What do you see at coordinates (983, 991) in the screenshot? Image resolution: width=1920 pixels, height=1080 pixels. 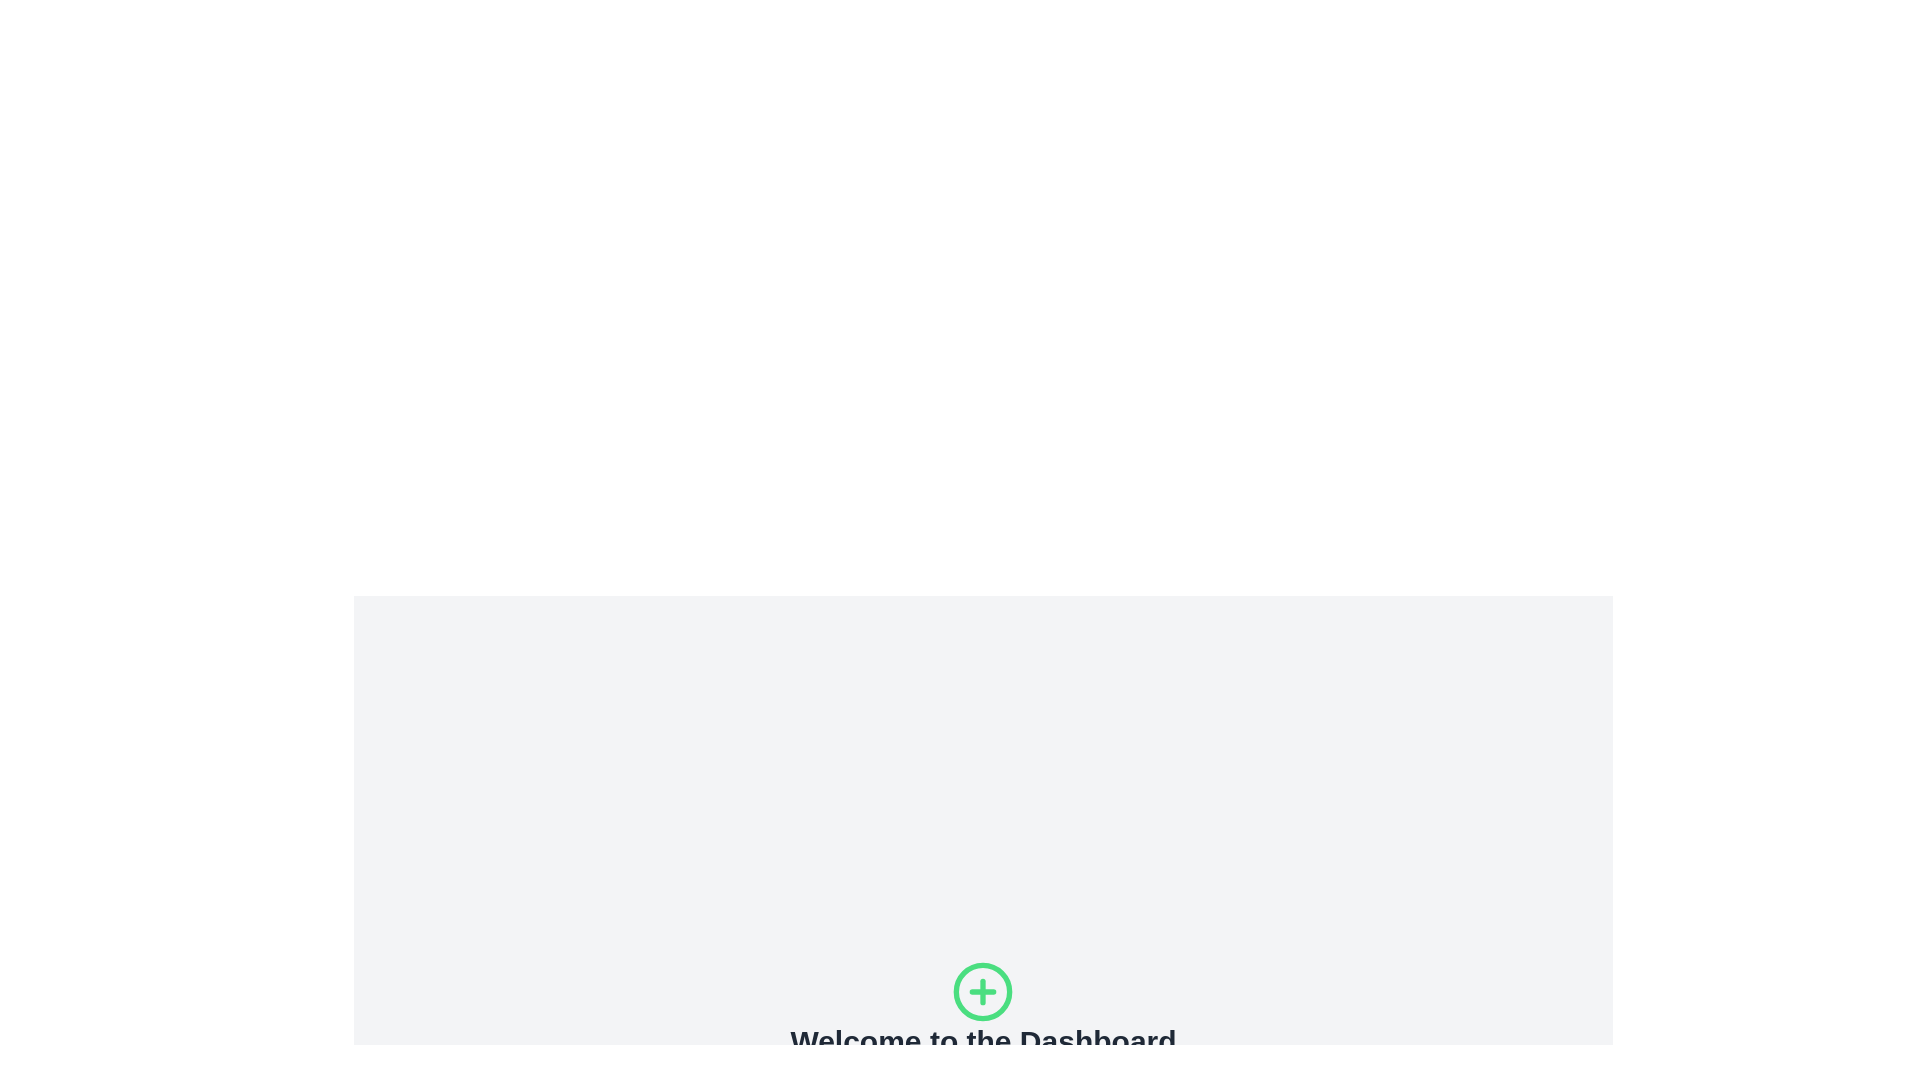 I see `the Circle Button with Plus Icon located centrally in the dashboard introduction section to initiate an action` at bounding box center [983, 991].